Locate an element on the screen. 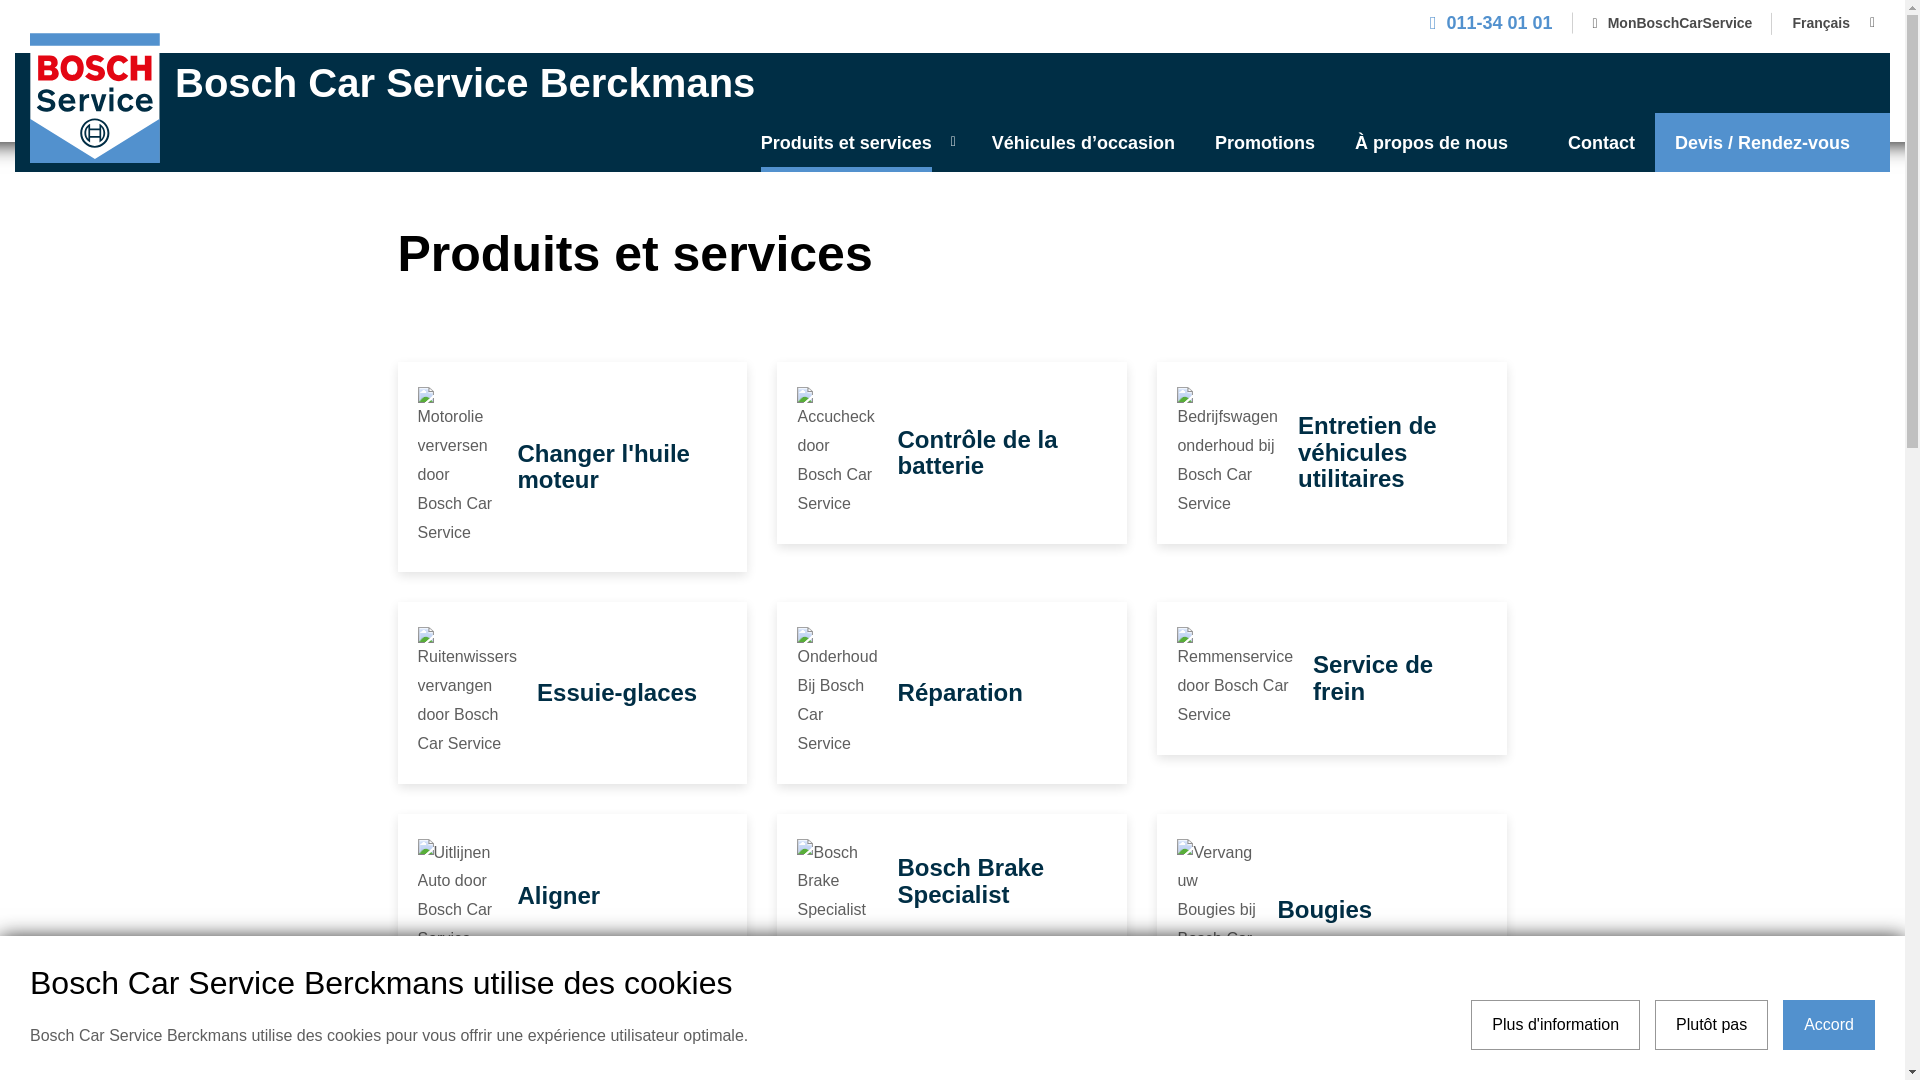 The image size is (1920, 1080). 'Accord' is located at coordinates (1828, 1025).